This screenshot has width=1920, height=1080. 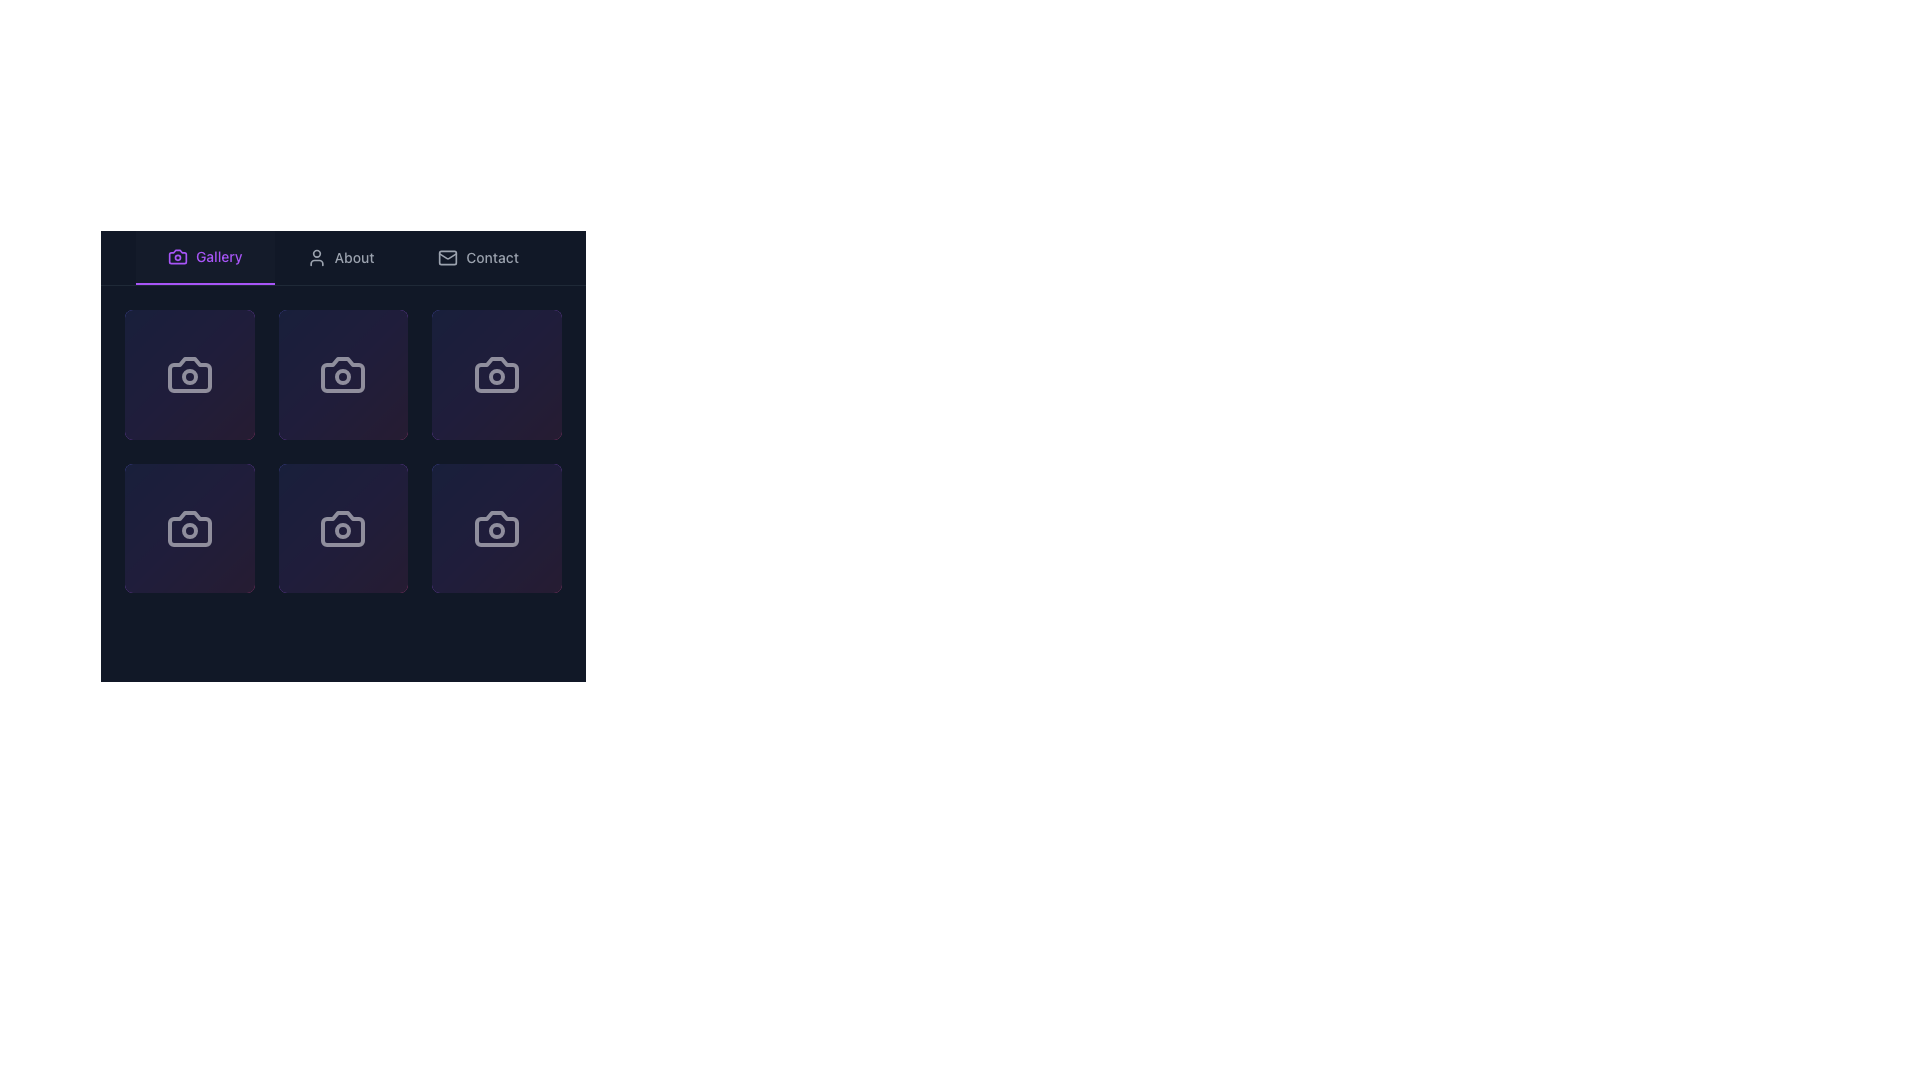 What do you see at coordinates (343, 527) in the screenshot?
I see `the interactive camera button located in the bottom middle position of the layout, specifically the second element in the bottom row` at bounding box center [343, 527].